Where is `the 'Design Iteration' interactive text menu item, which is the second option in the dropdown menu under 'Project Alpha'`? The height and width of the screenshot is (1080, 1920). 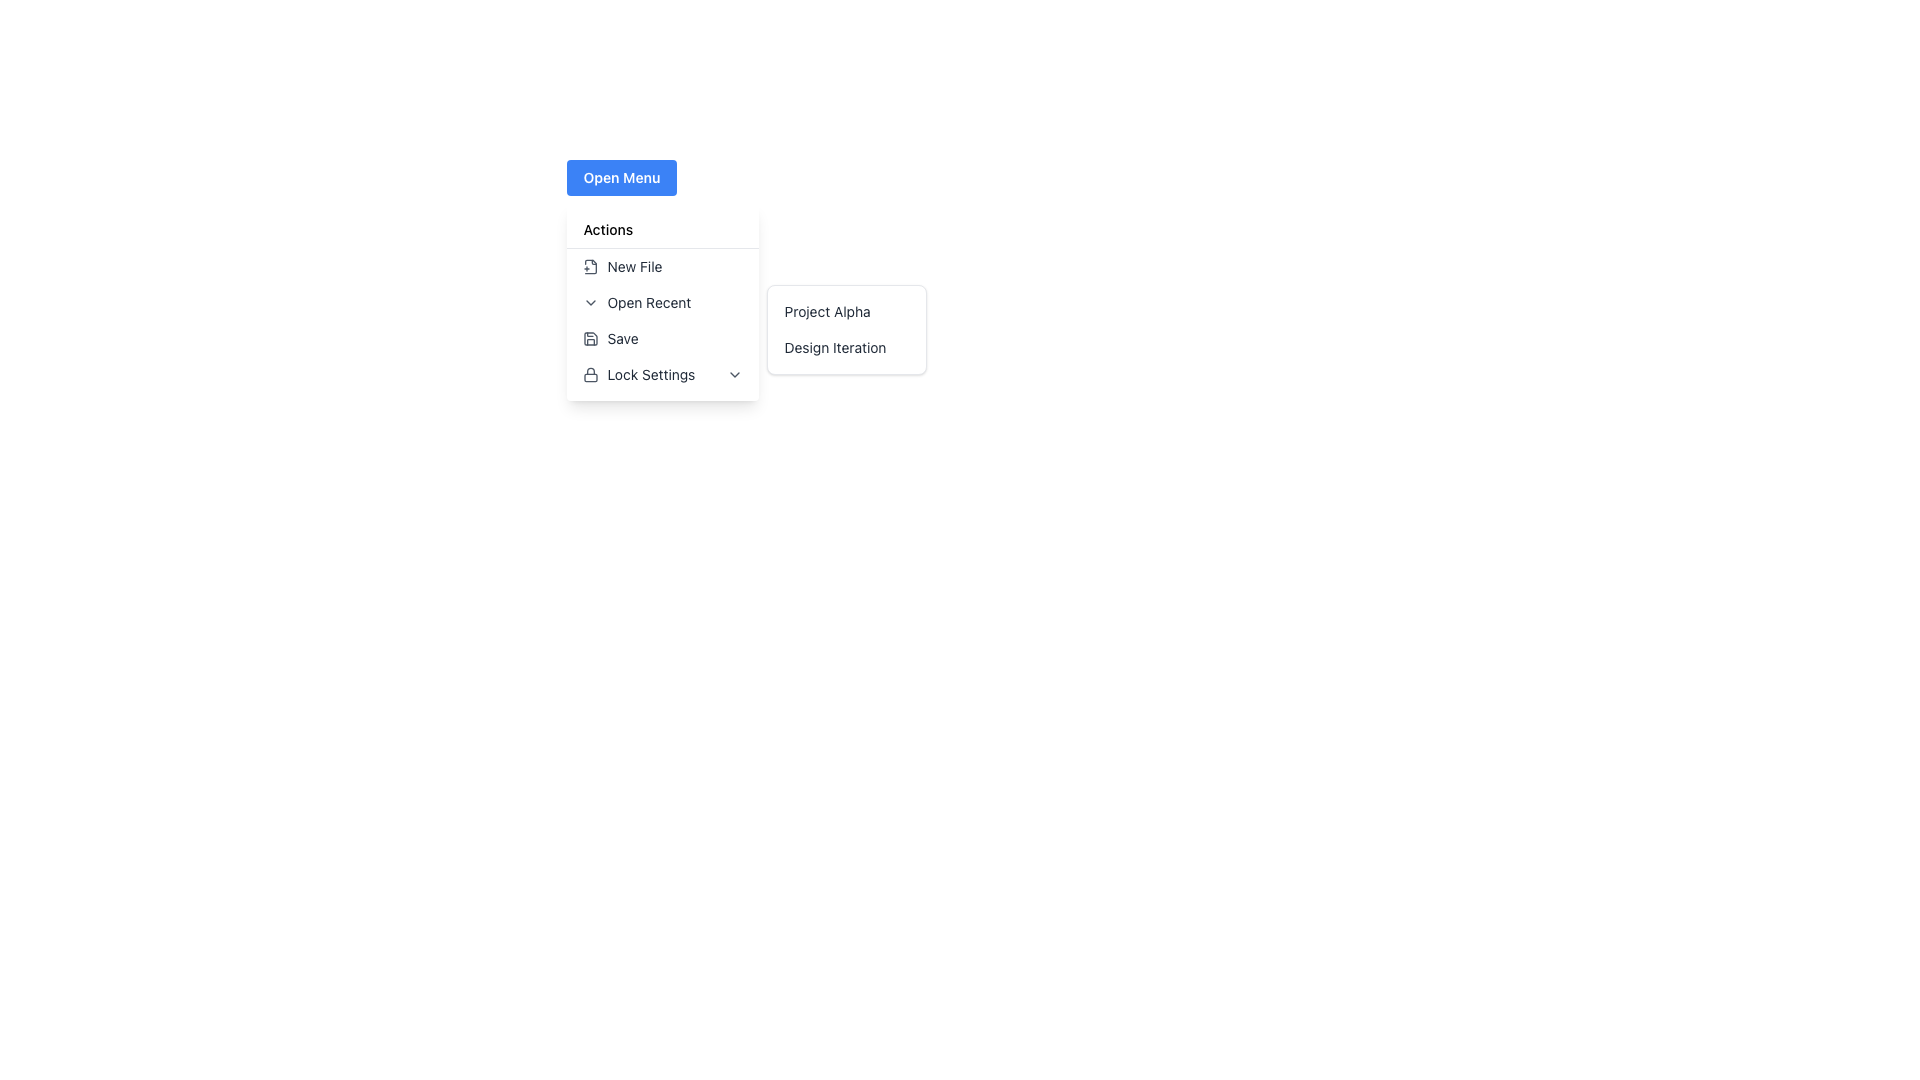
the 'Design Iteration' interactive text menu item, which is the second option in the dropdown menu under 'Project Alpha' is located at coordinates (847, 346).